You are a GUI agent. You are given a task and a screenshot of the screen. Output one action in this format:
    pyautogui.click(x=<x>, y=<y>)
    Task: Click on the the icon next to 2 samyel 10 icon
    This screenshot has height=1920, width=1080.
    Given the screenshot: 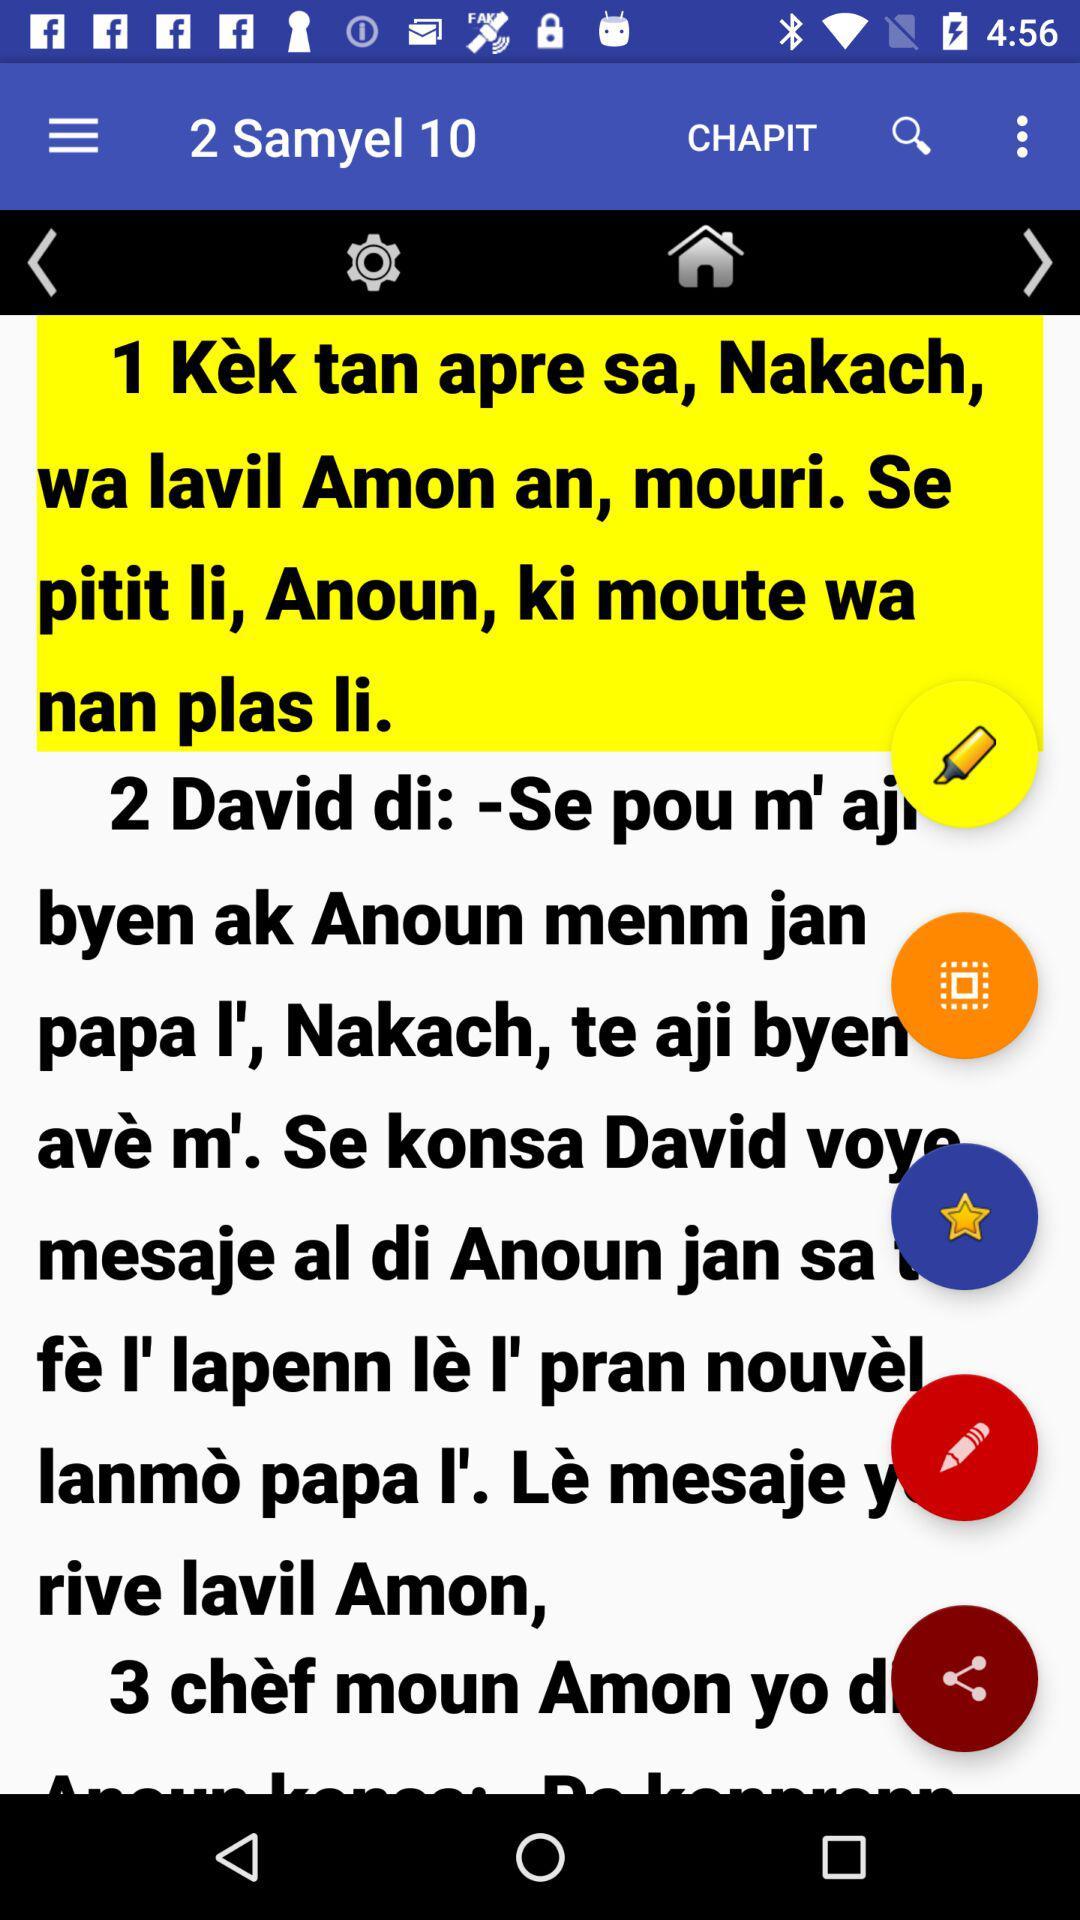 What is the action you would take?
    pyautogui.click(x=72, y=135)
    